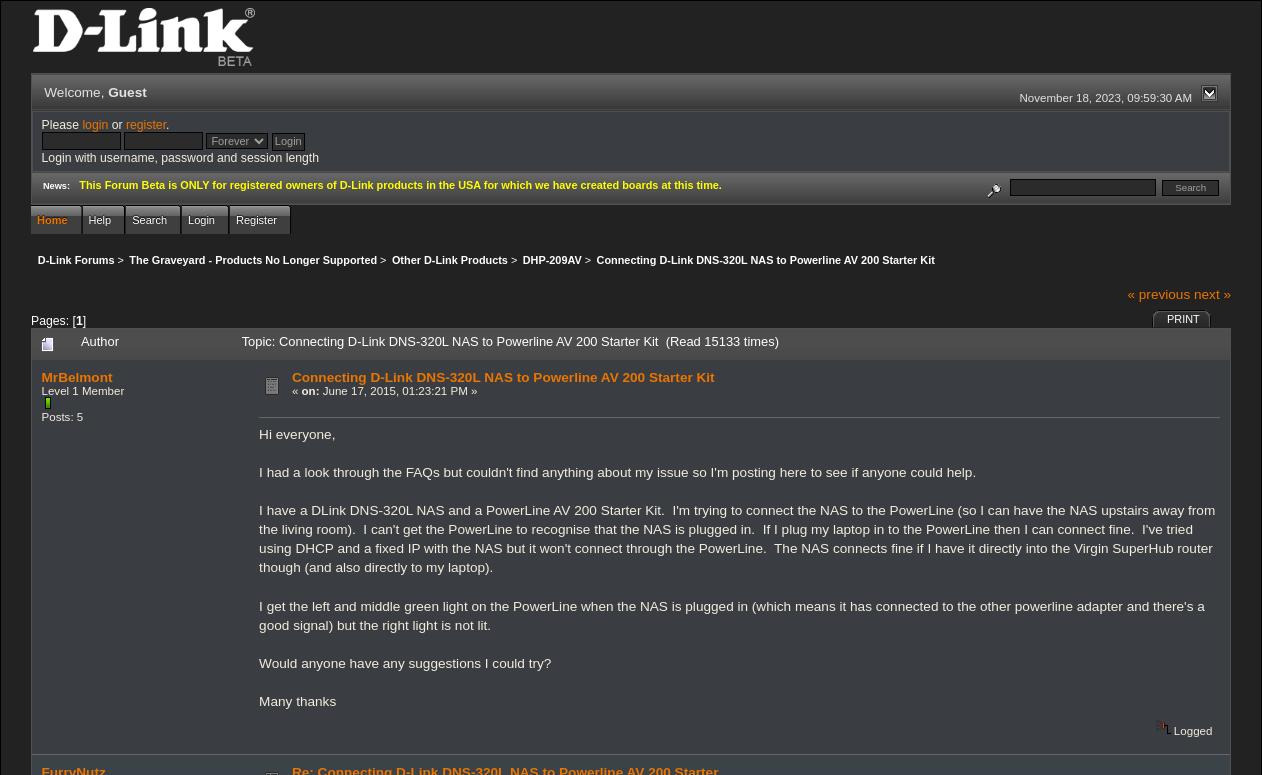  What do you see at coordinates (257, 614) in the screenshot?
I see `'I get the left and middle green light on the PowerLine when the NAS is plugged in (which means it has connected to the other powerline adapter and there's a good signal) but the right light is not lit.'` at bounding box center [257, 614].